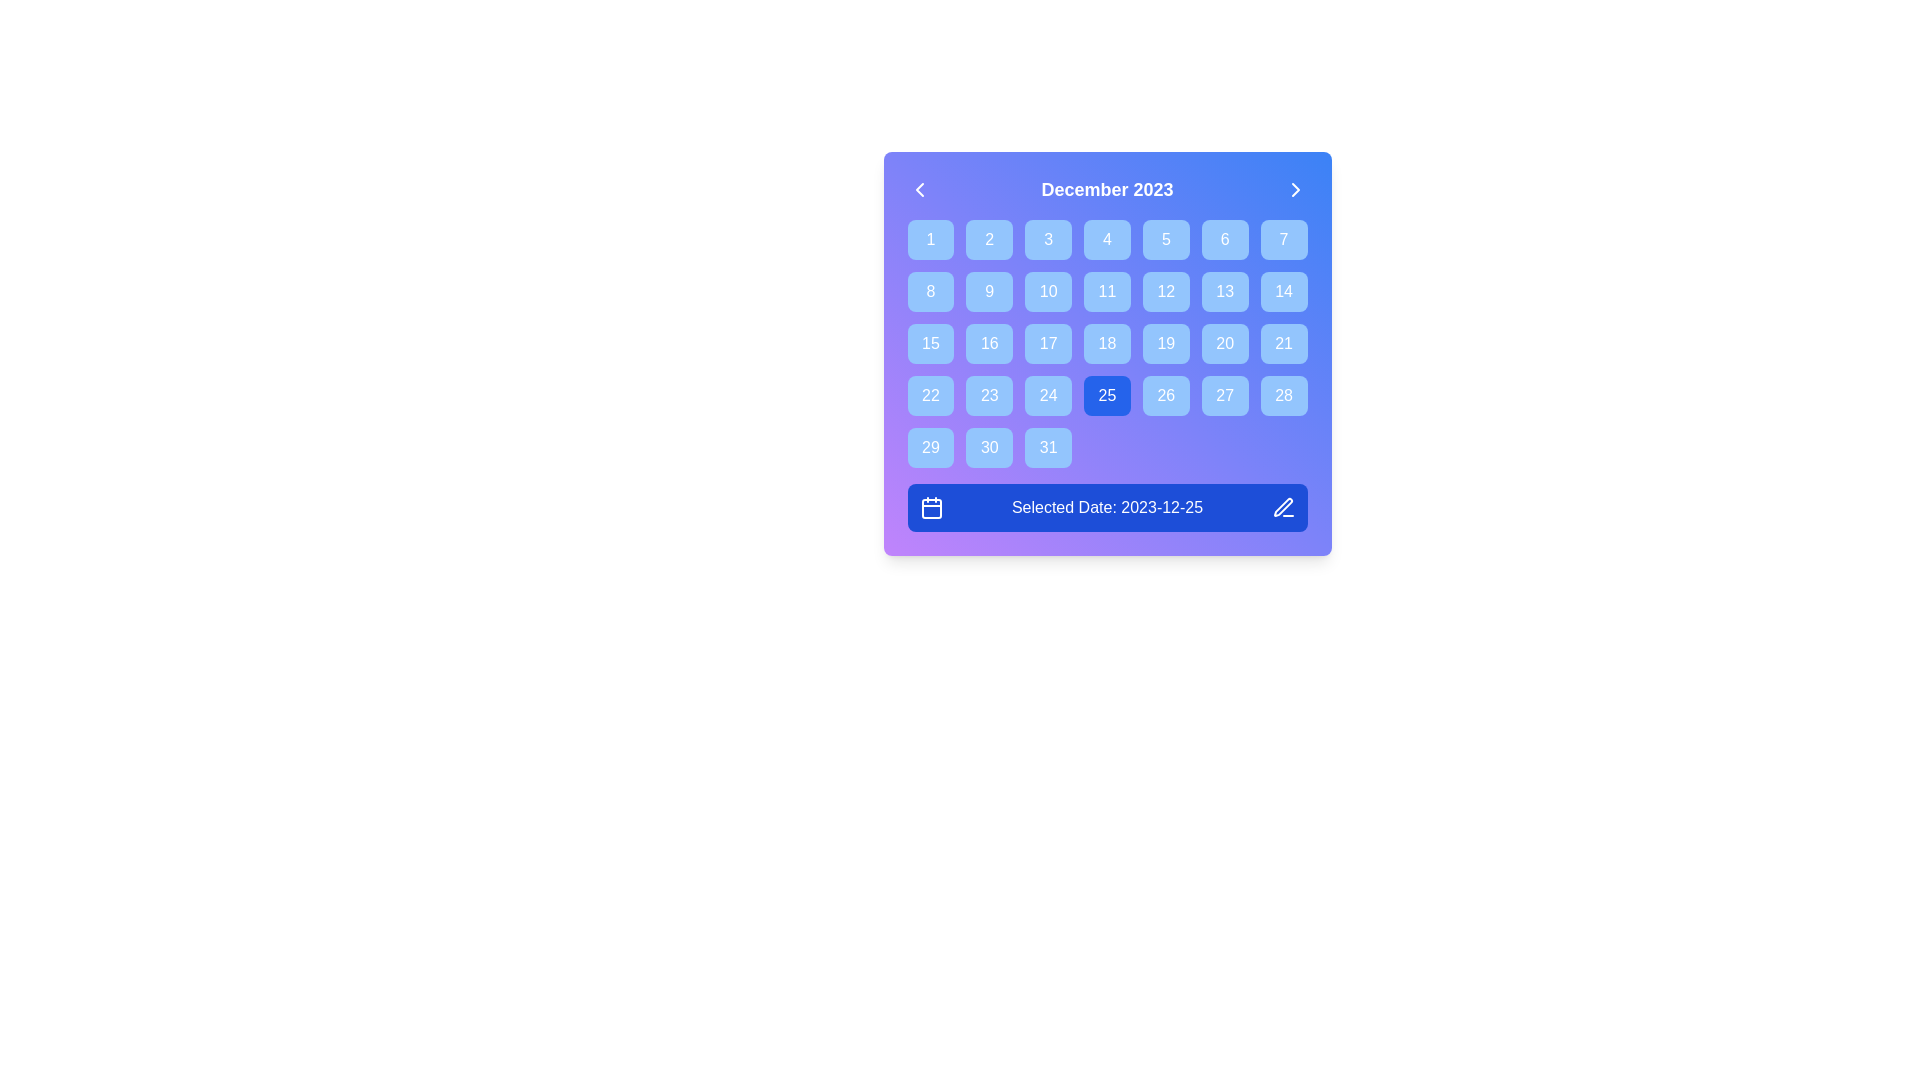 This screenshot has height=1080, width=1920. What do you see at coordinates (930, 396) in the screenshot?
I see `the Day cell in the calendar grid, which is a rounded rectangle with a light blue background containing the number '22'` at bounding box center [930, 396].